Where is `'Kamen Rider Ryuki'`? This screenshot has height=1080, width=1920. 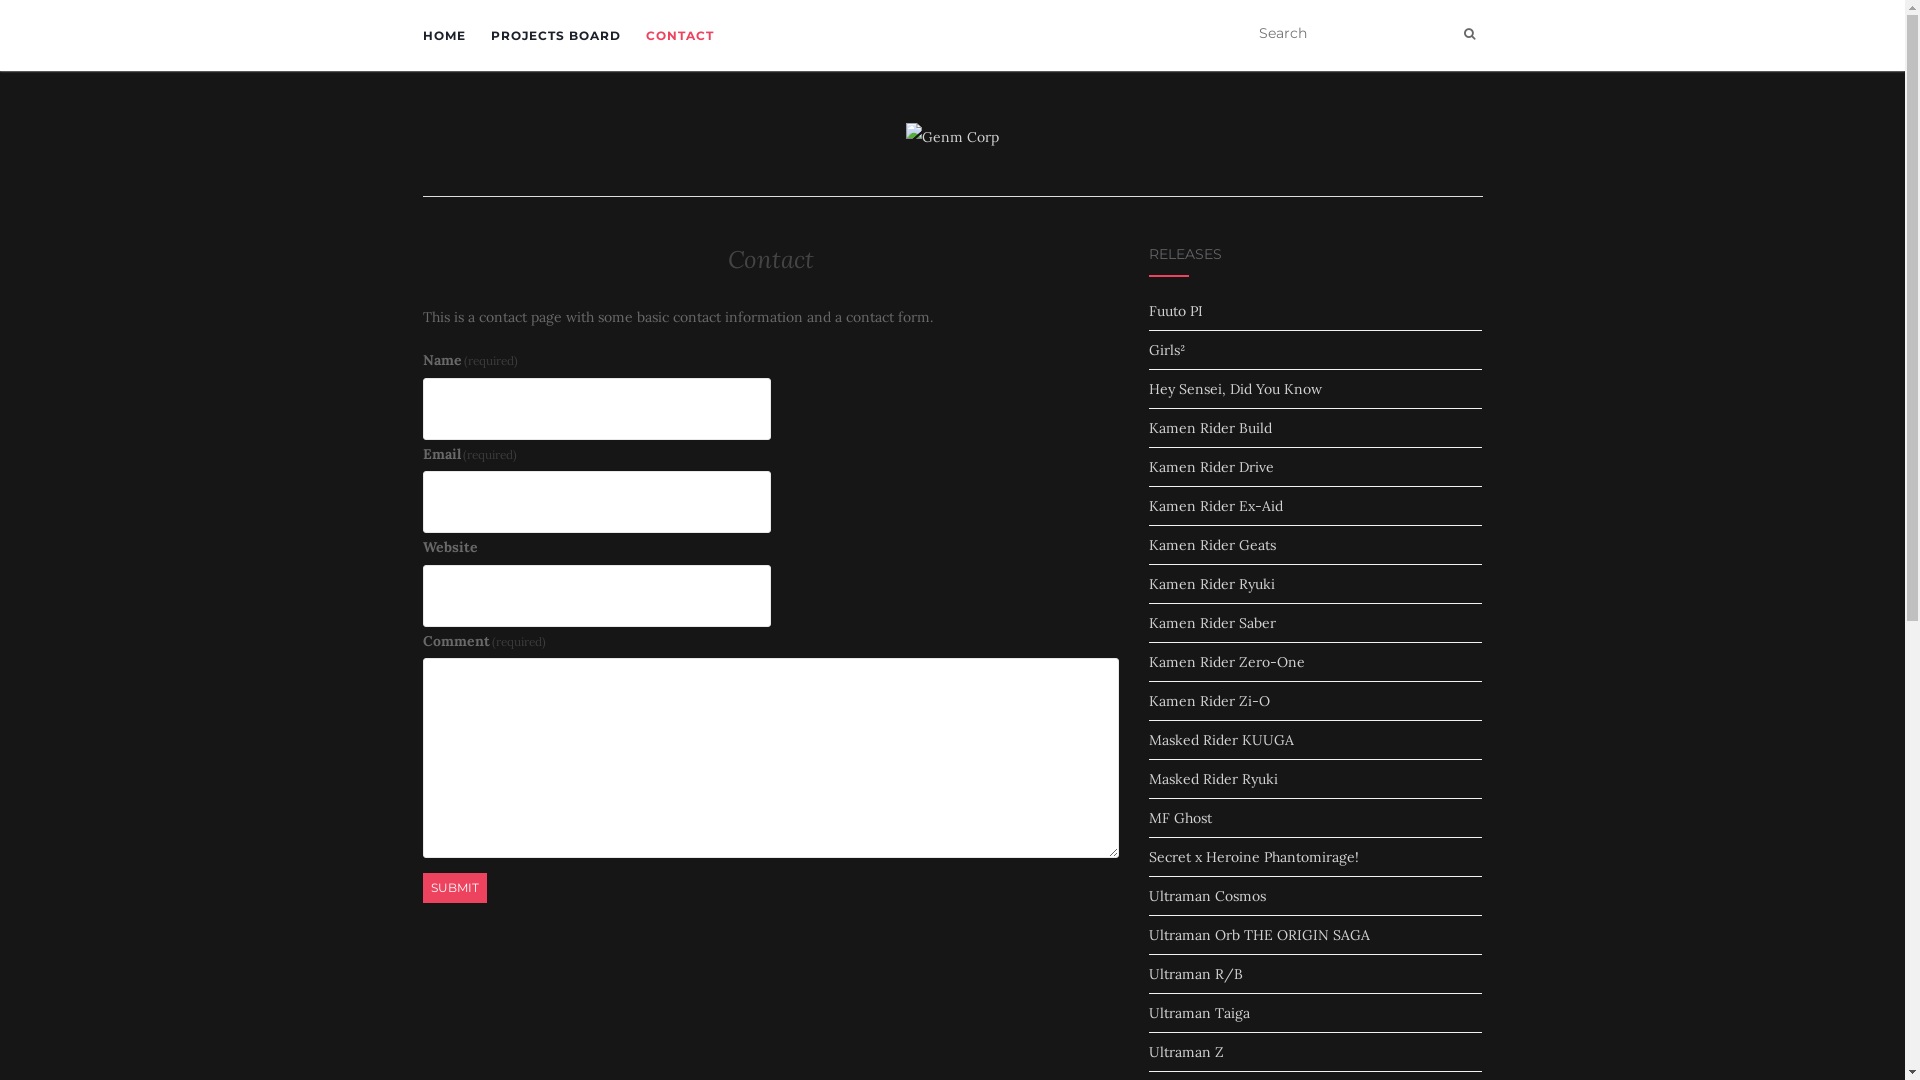
'Kamen Rider Ryuki' is located at coordinates (1210, 583).